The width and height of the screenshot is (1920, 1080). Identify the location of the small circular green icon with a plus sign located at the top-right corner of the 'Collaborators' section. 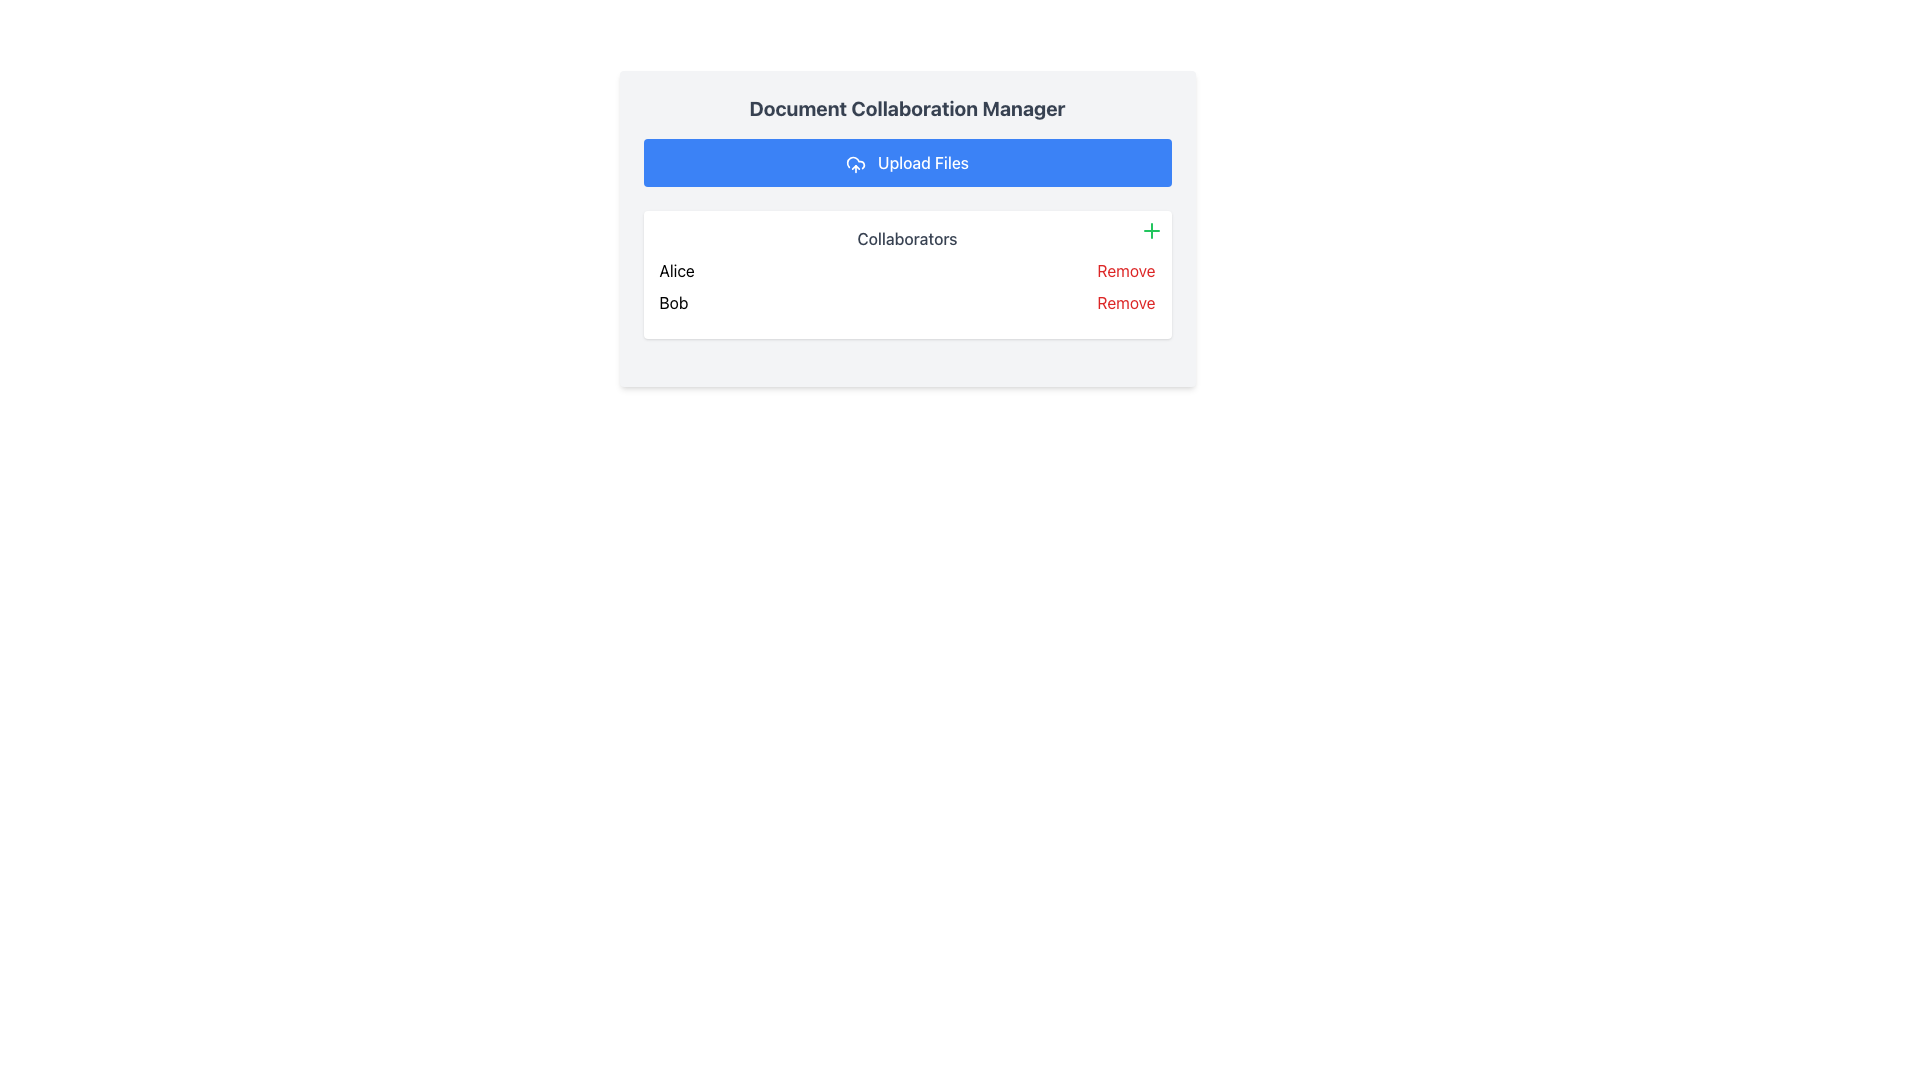
(1151, 230).